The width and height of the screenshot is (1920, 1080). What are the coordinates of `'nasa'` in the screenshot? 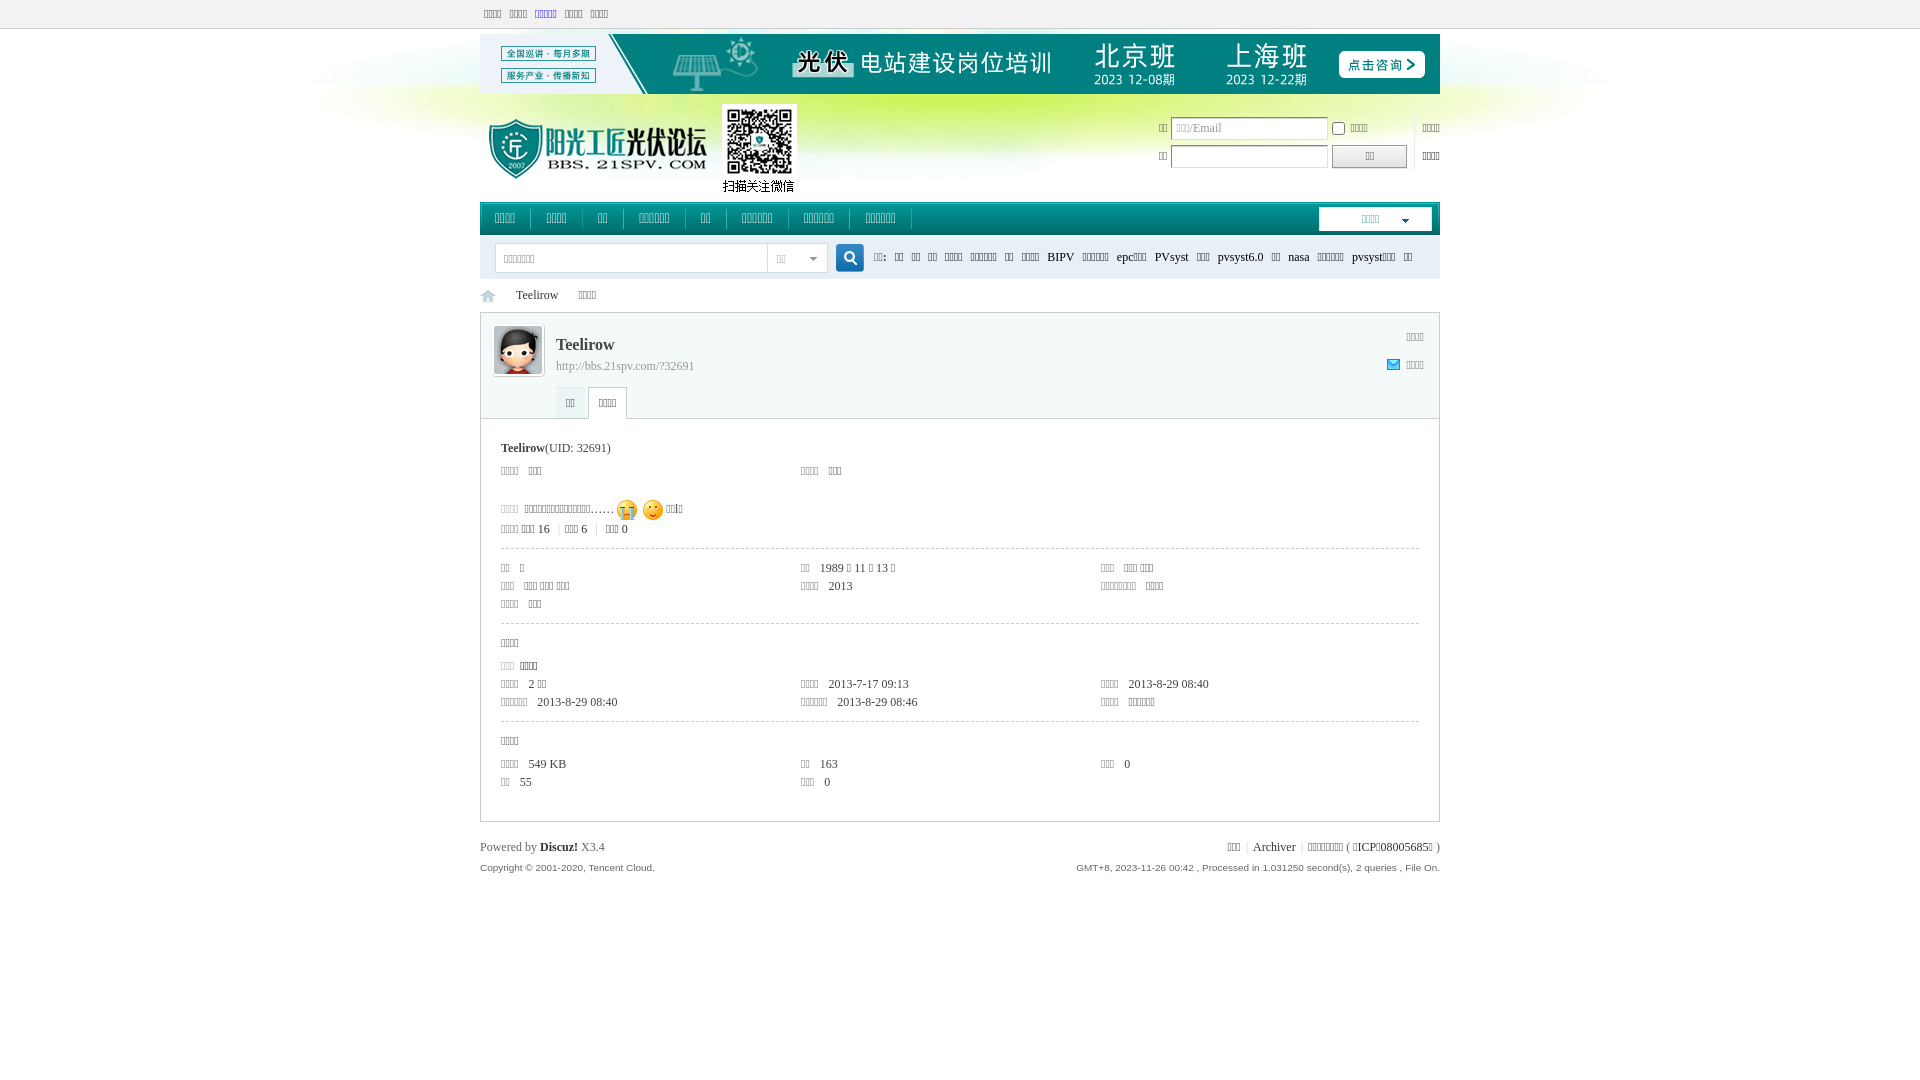 It's located at (1298, 256).